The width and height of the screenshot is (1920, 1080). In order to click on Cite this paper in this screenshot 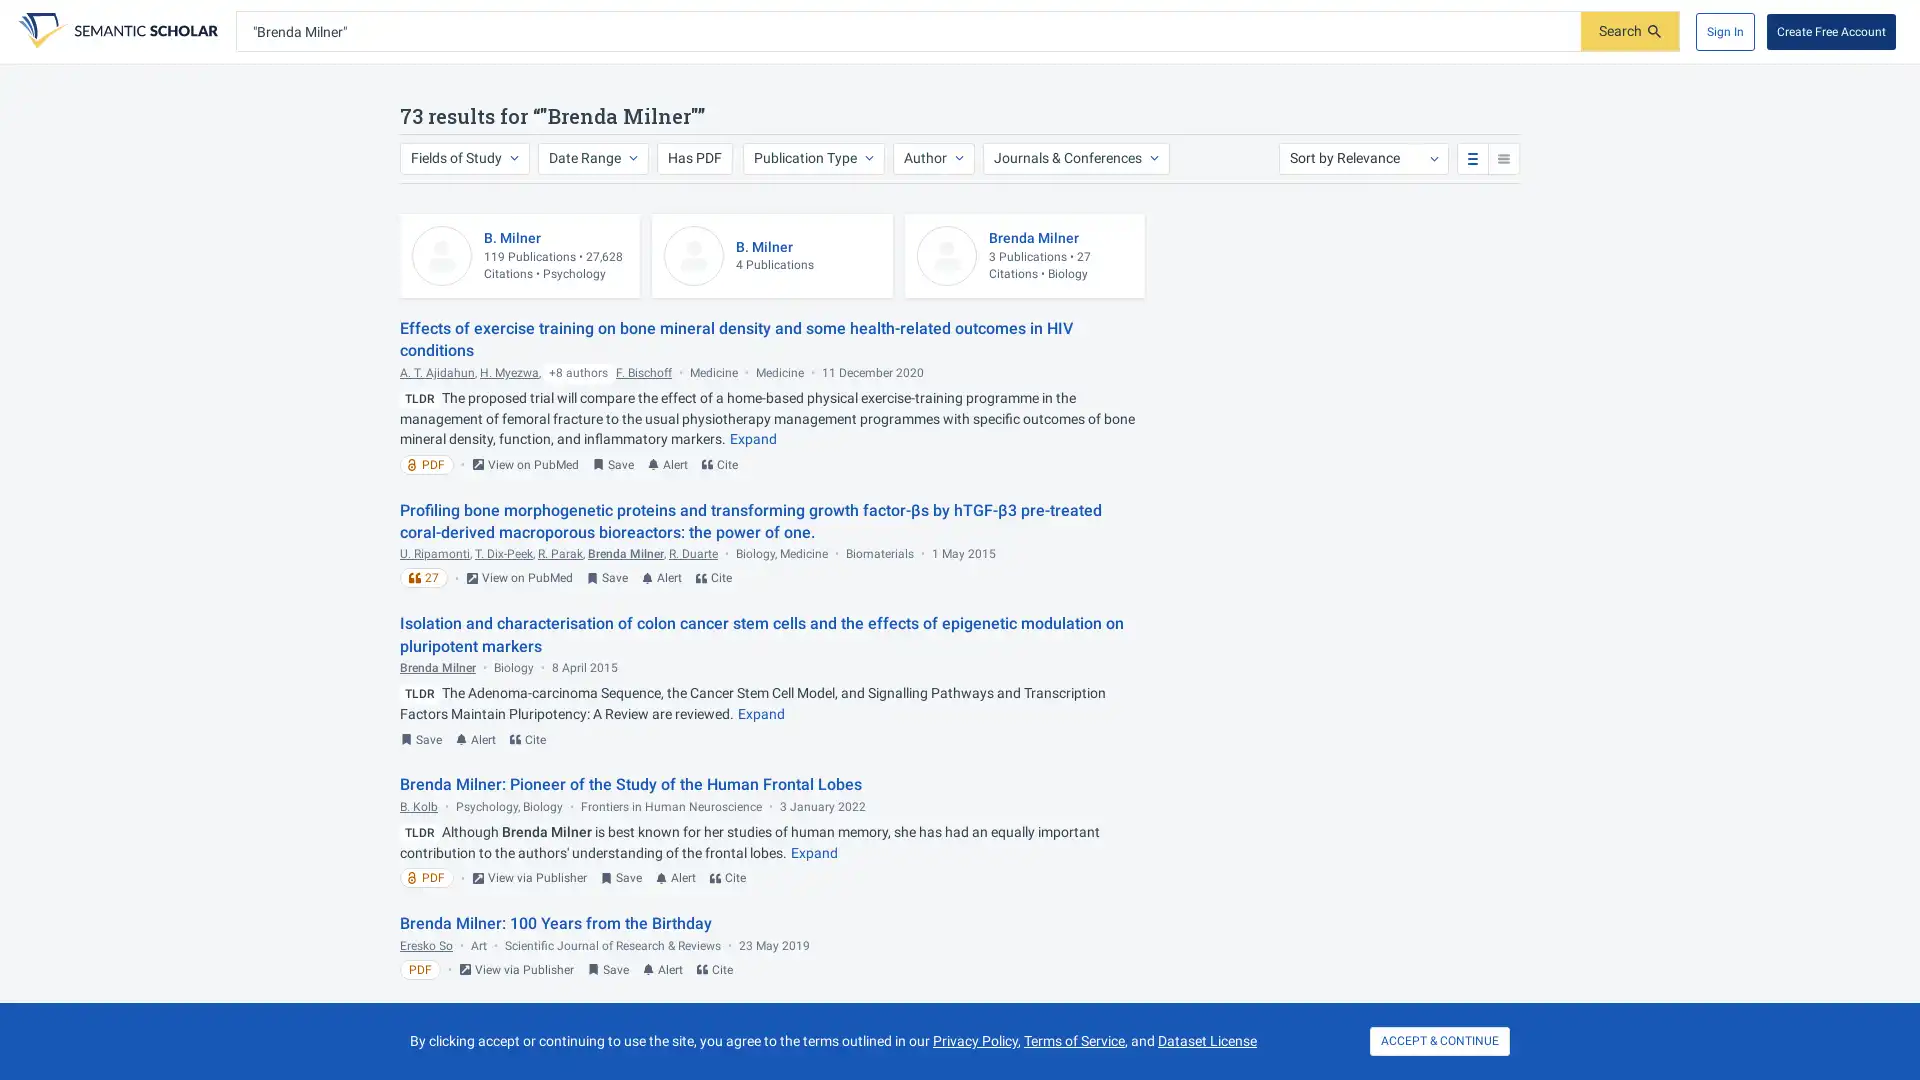, I will do `click(720, 464)`.